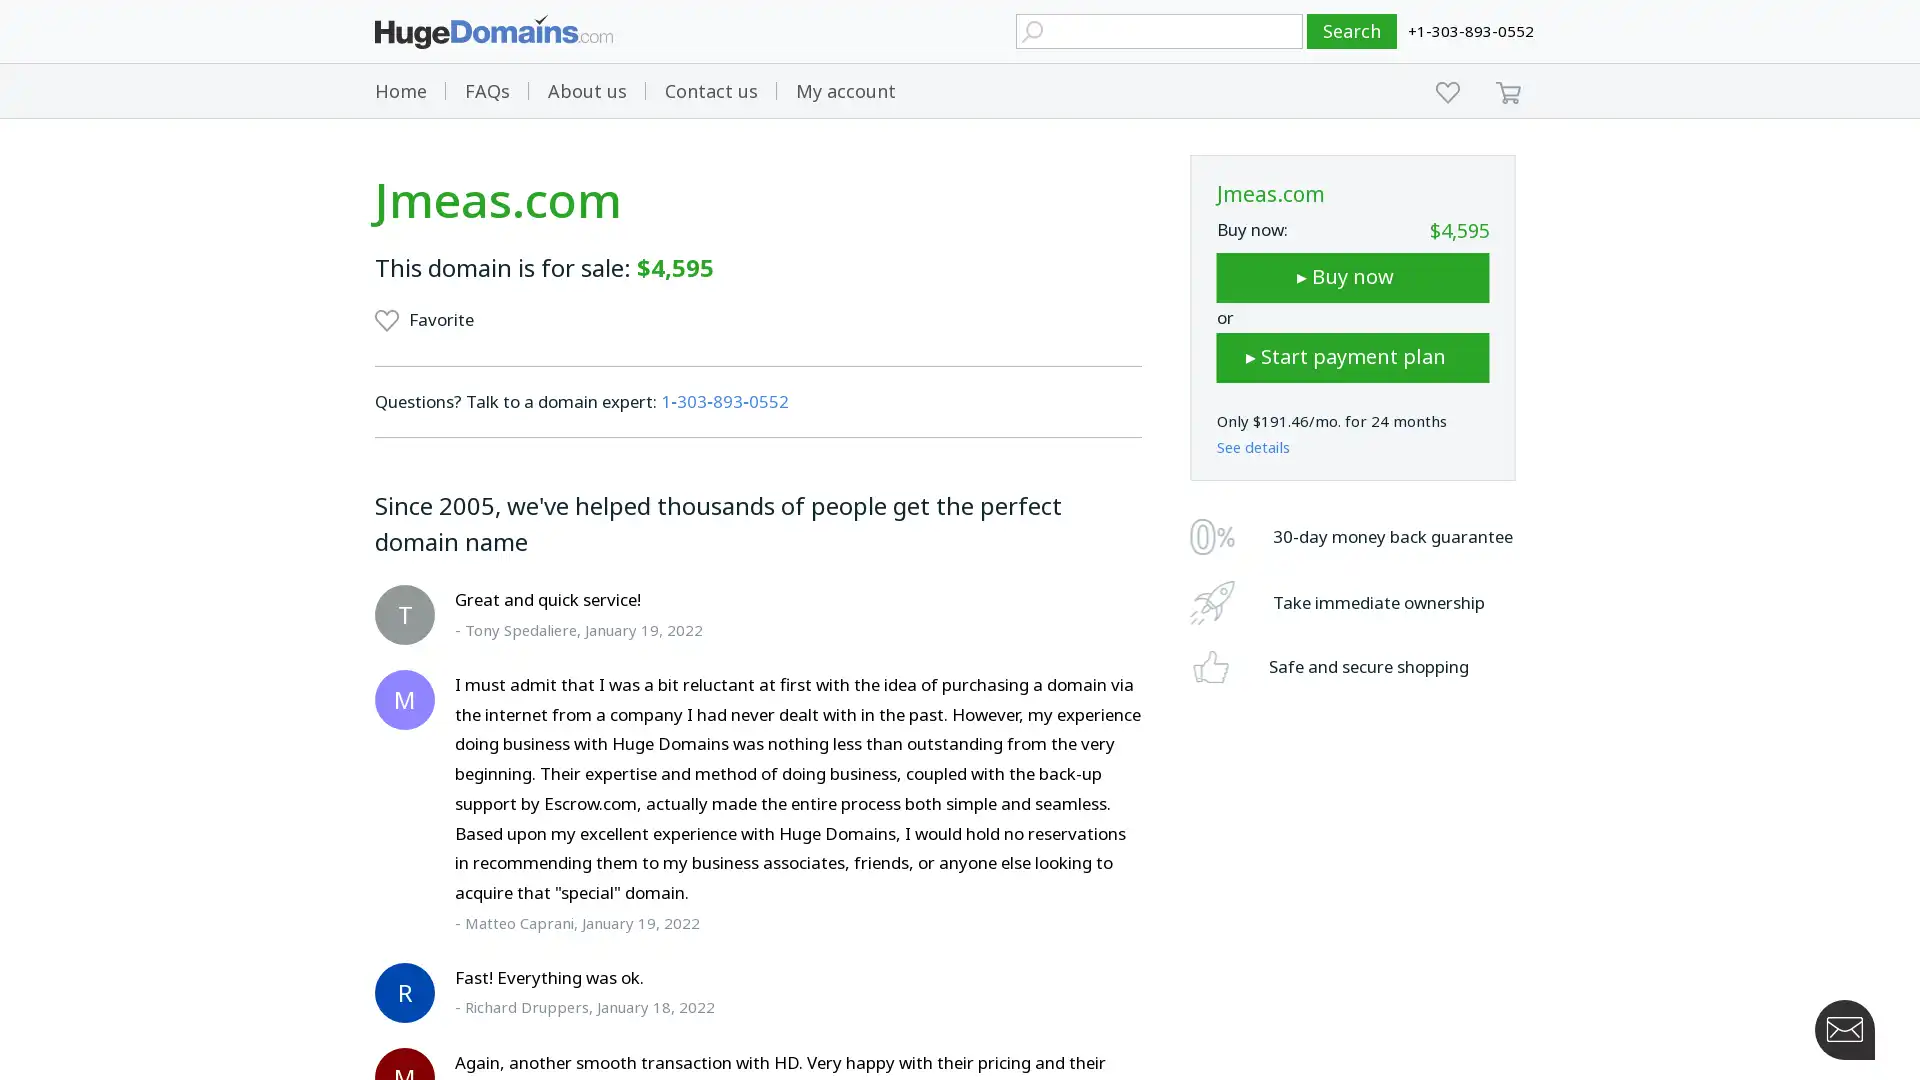 The height and width of the screenshot is (1080, 1920). I want to click on Search, so click(1352, 31).